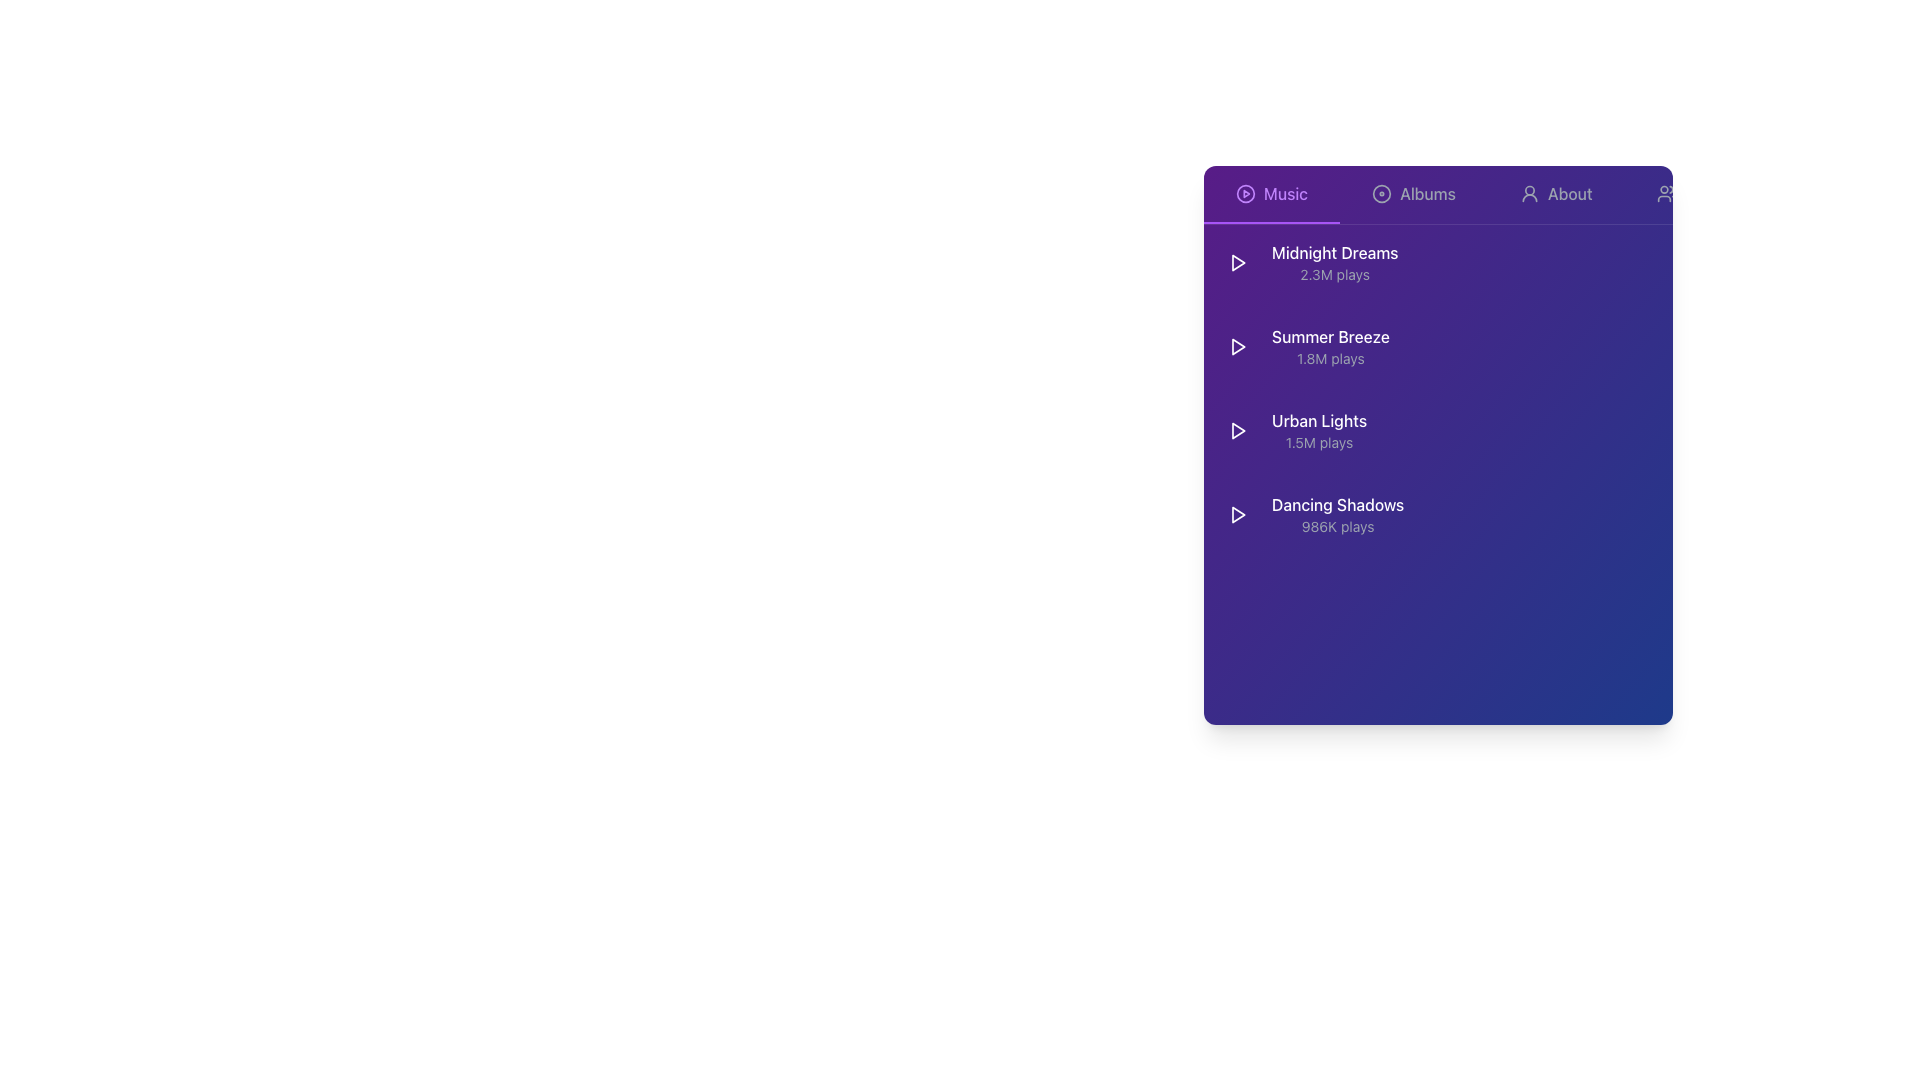  Describe the element at coordinates (1237, 430) in the screenshot. I see `the triangular play button icon with a hollow outline, located to the left of the 'Urban Lights' text label` at that location.